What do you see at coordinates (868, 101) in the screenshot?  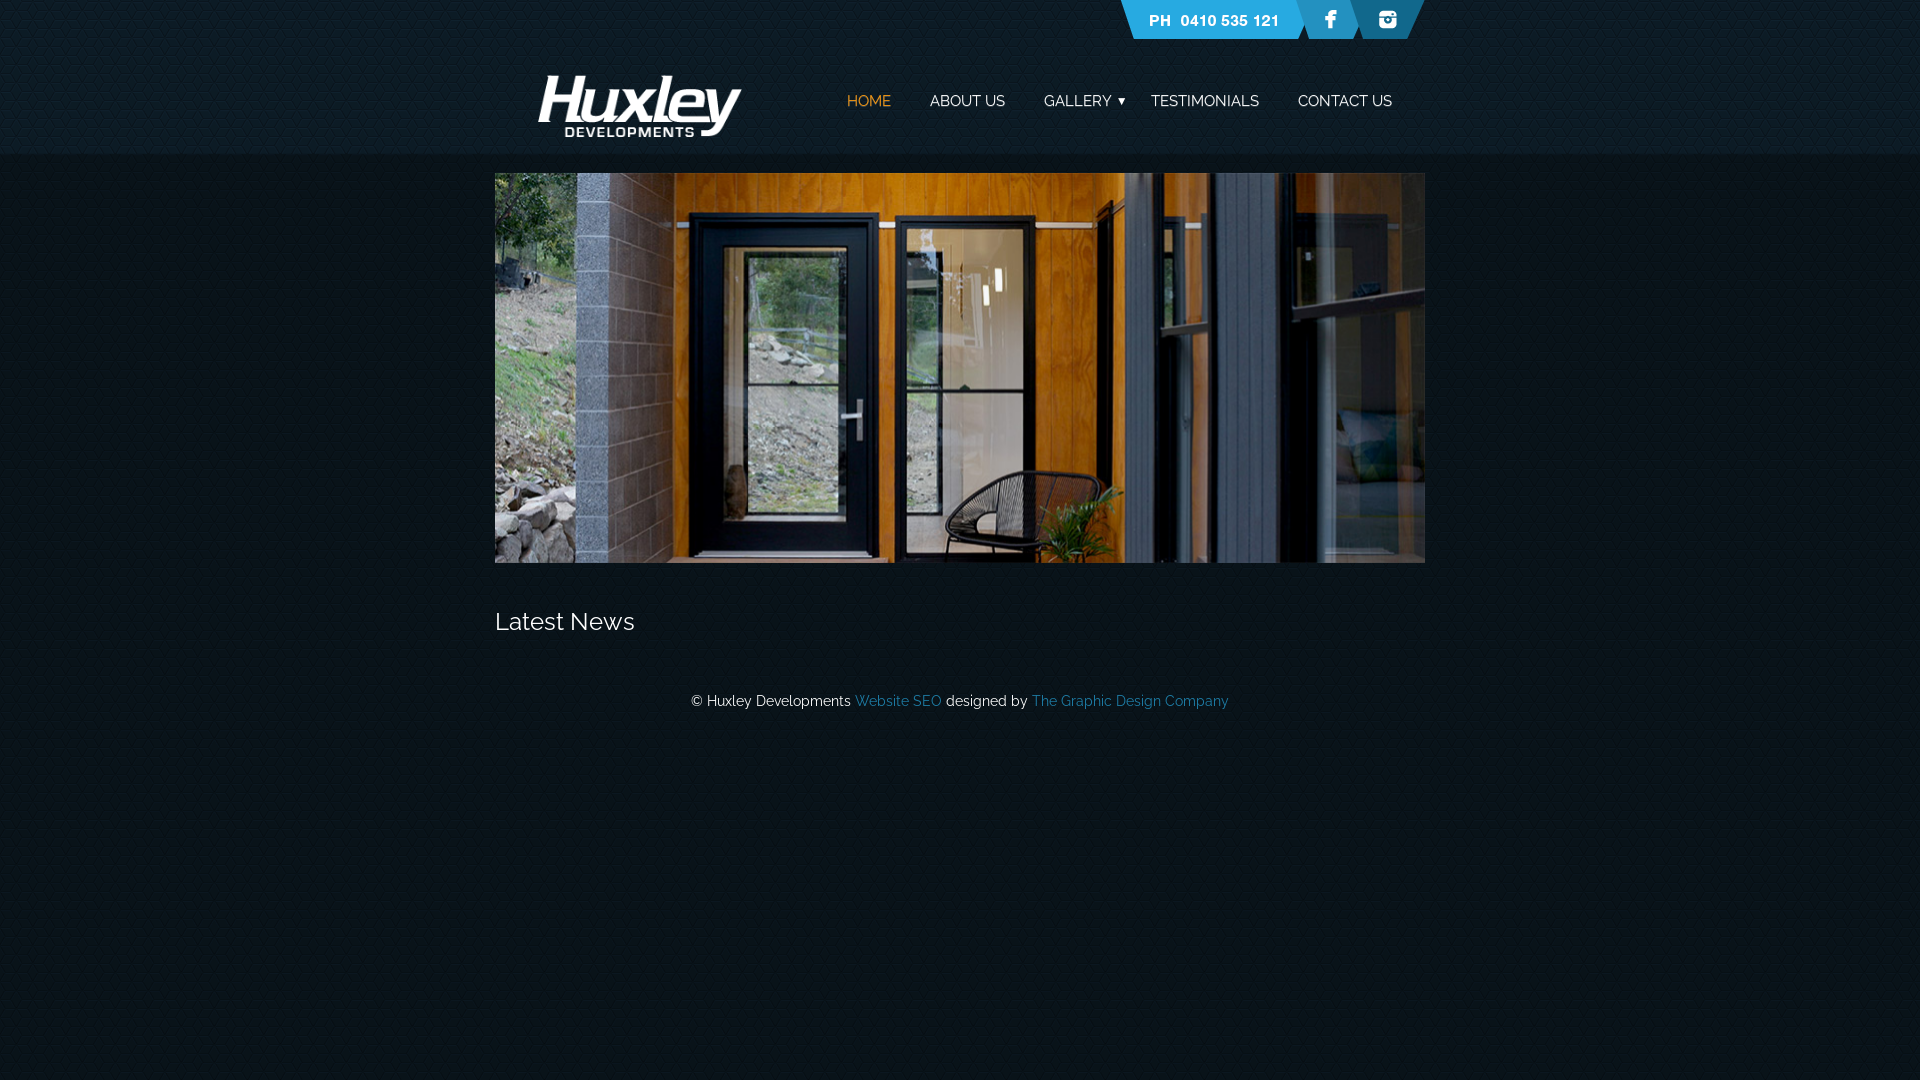 I see `'HOME'` at bounding box center [868, 101].